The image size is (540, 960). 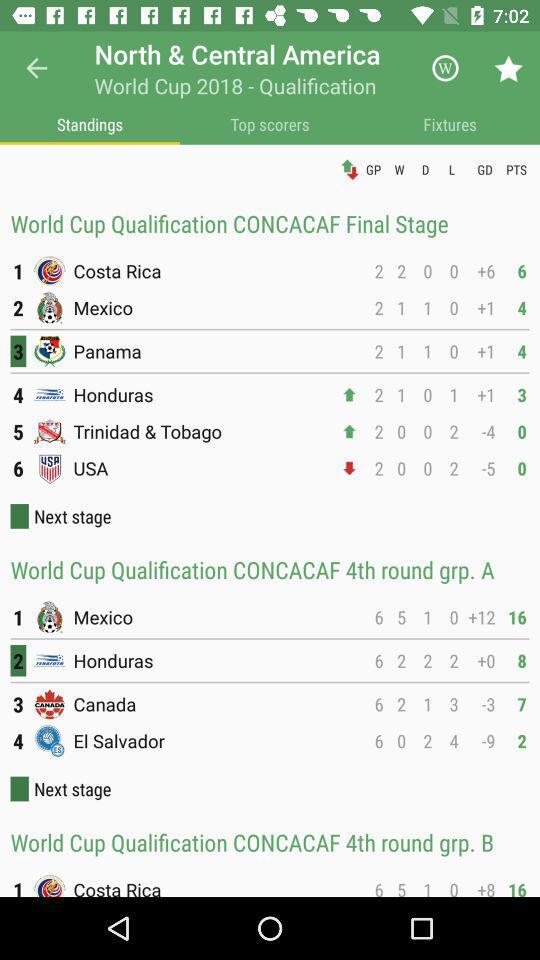 I want to click on the icon next to top scorers app, so click(x=449, y=123).